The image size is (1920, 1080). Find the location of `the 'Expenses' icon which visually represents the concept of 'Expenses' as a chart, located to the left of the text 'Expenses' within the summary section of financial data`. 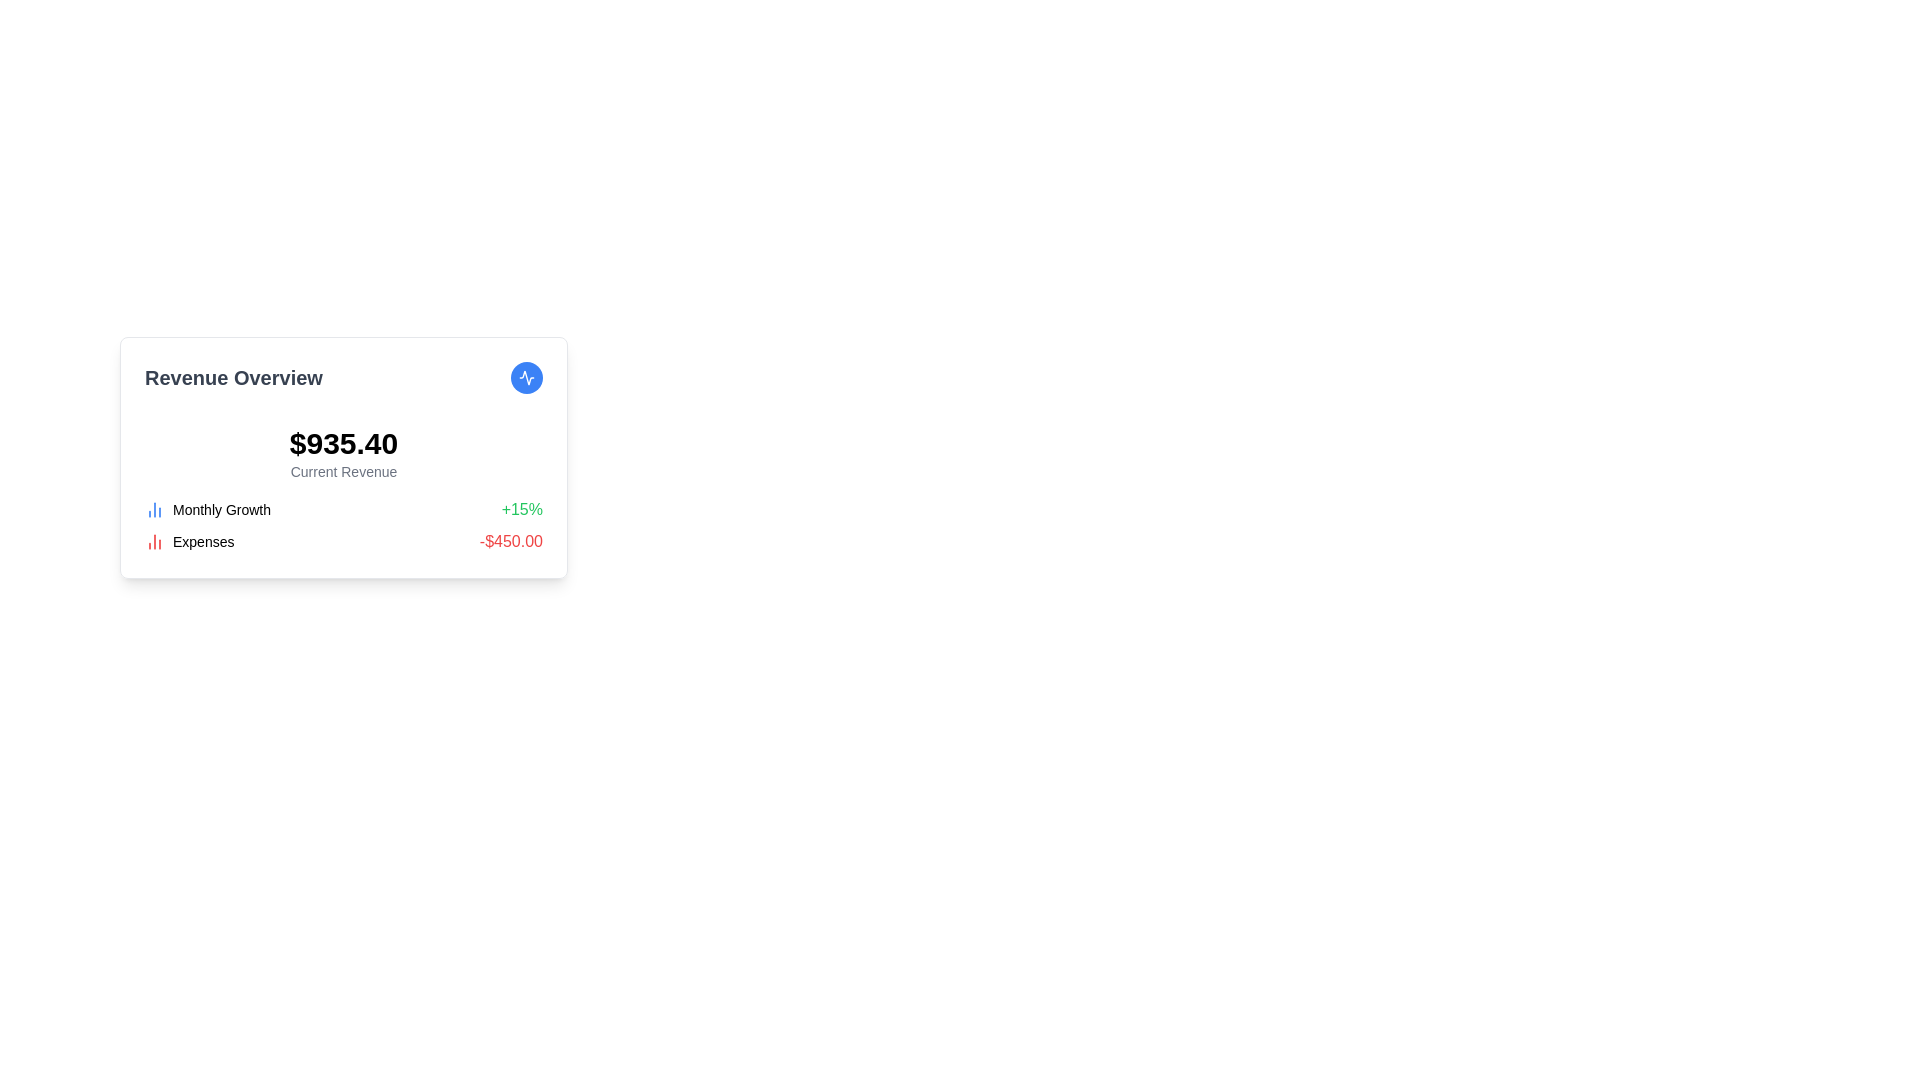

the 'Expenses' icon which visually represents the concept of 'Expenses' as a chart, located to the left of the text 'Expenses' within the summary section of financial data is located at coordinates (153, 542).